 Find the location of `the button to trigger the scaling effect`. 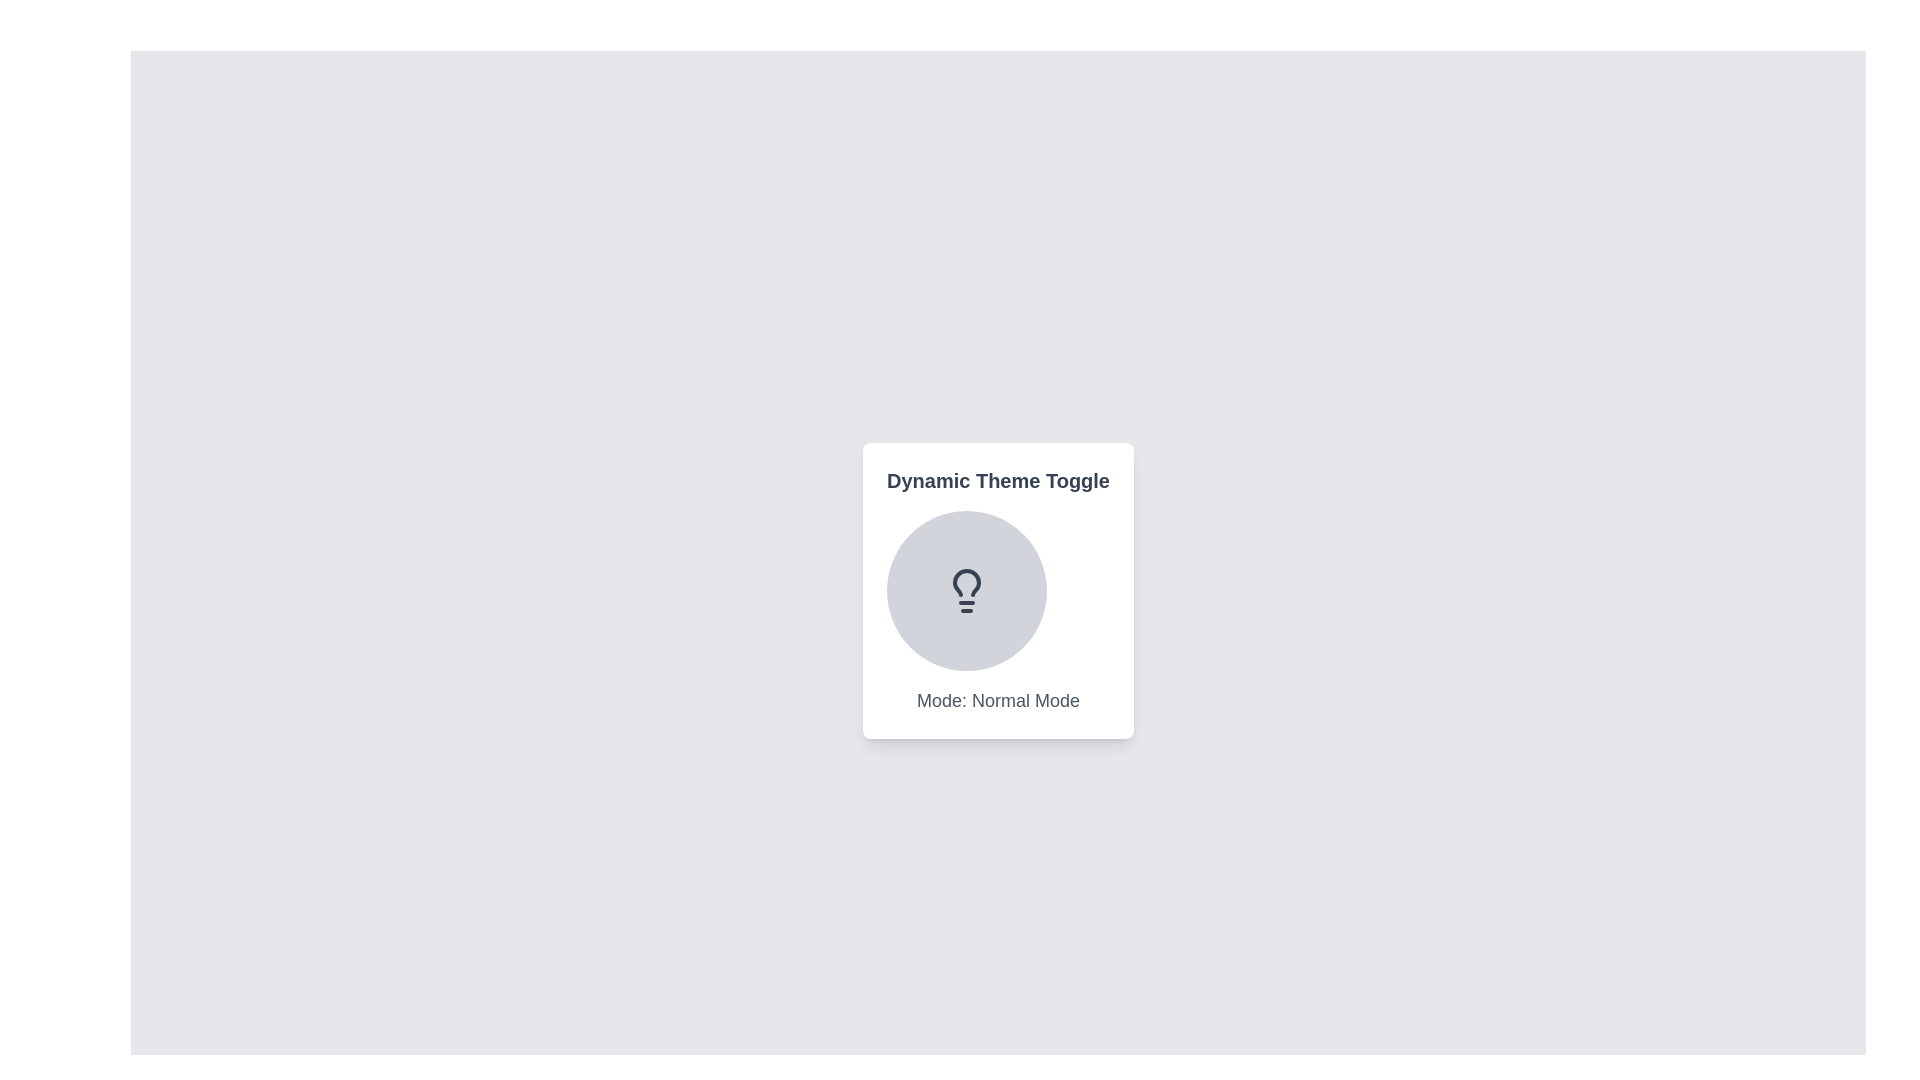

the button to trigger the scaling effect is located at coordinates (966, 589).